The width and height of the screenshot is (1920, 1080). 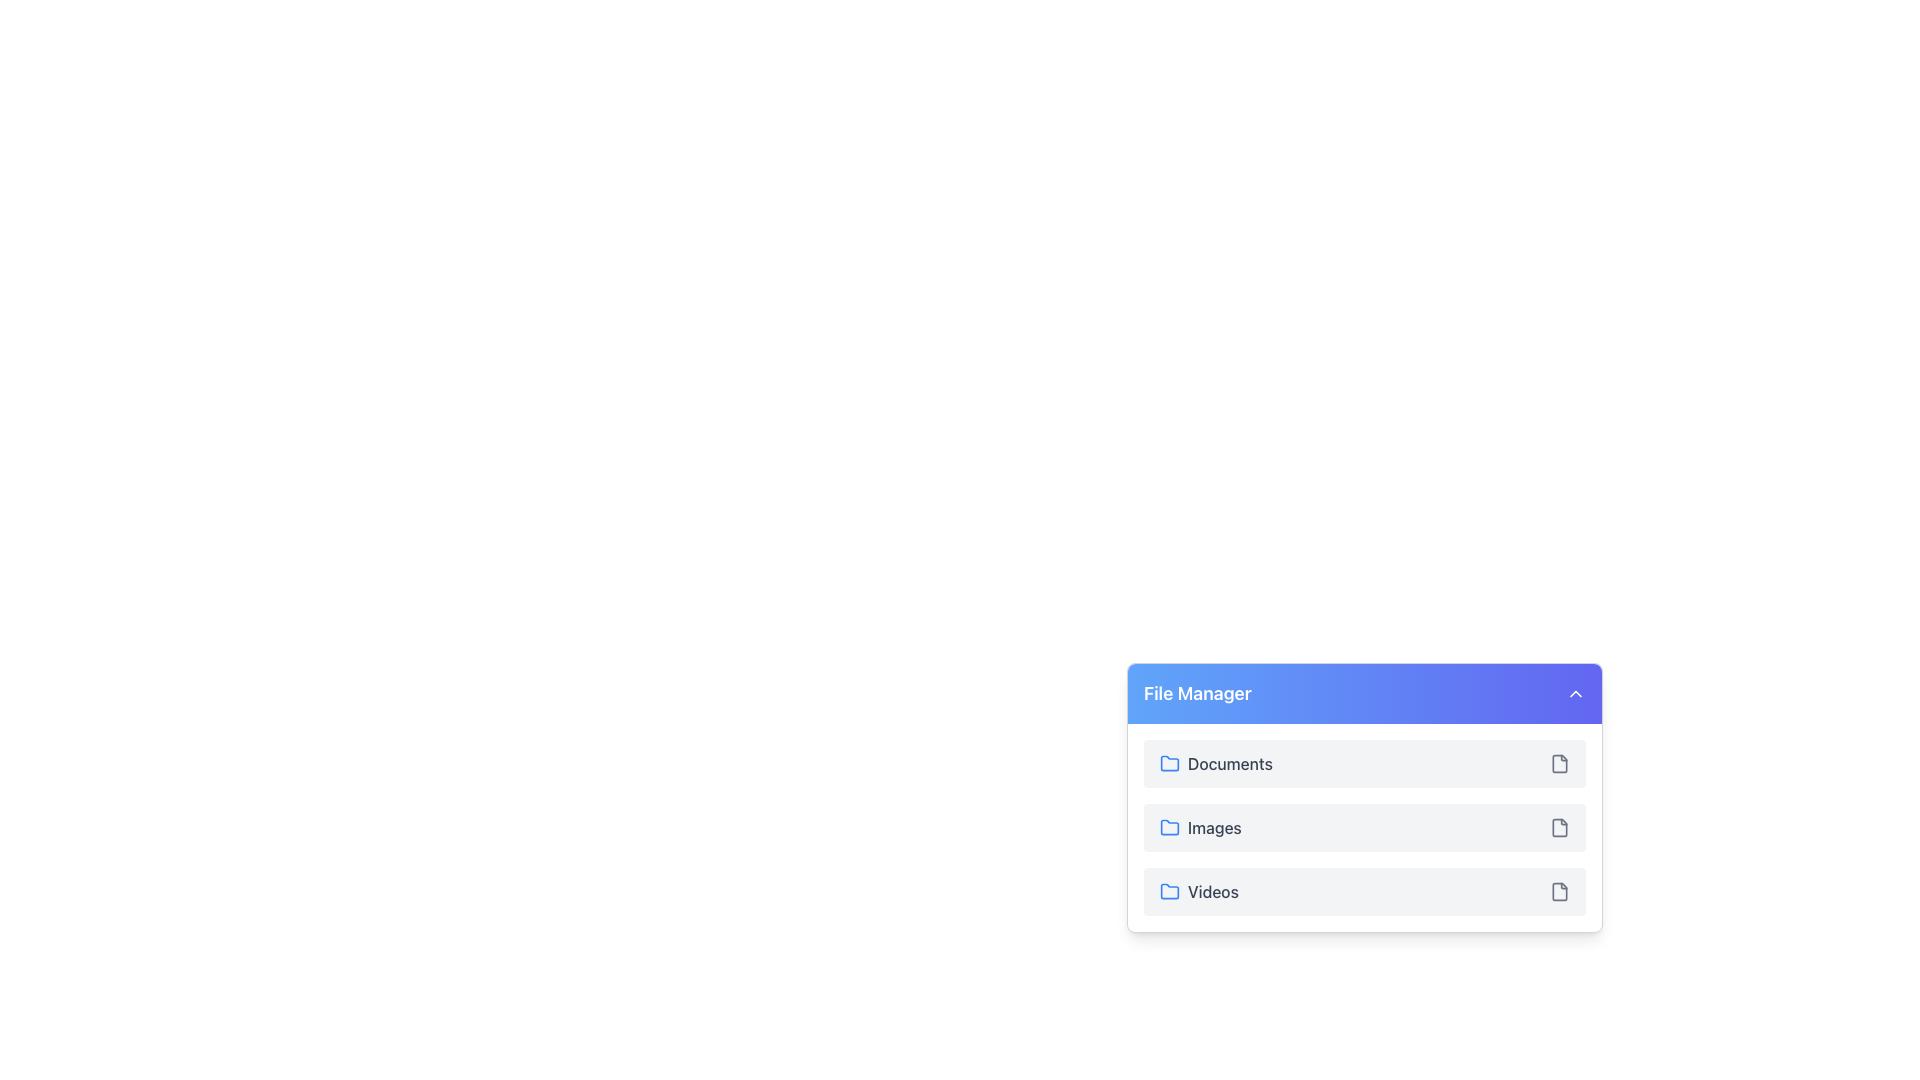 I want to click on the document icon located at the far right of the 'Images' row under the 'File Manager' header, so click(x=1559, y=828).